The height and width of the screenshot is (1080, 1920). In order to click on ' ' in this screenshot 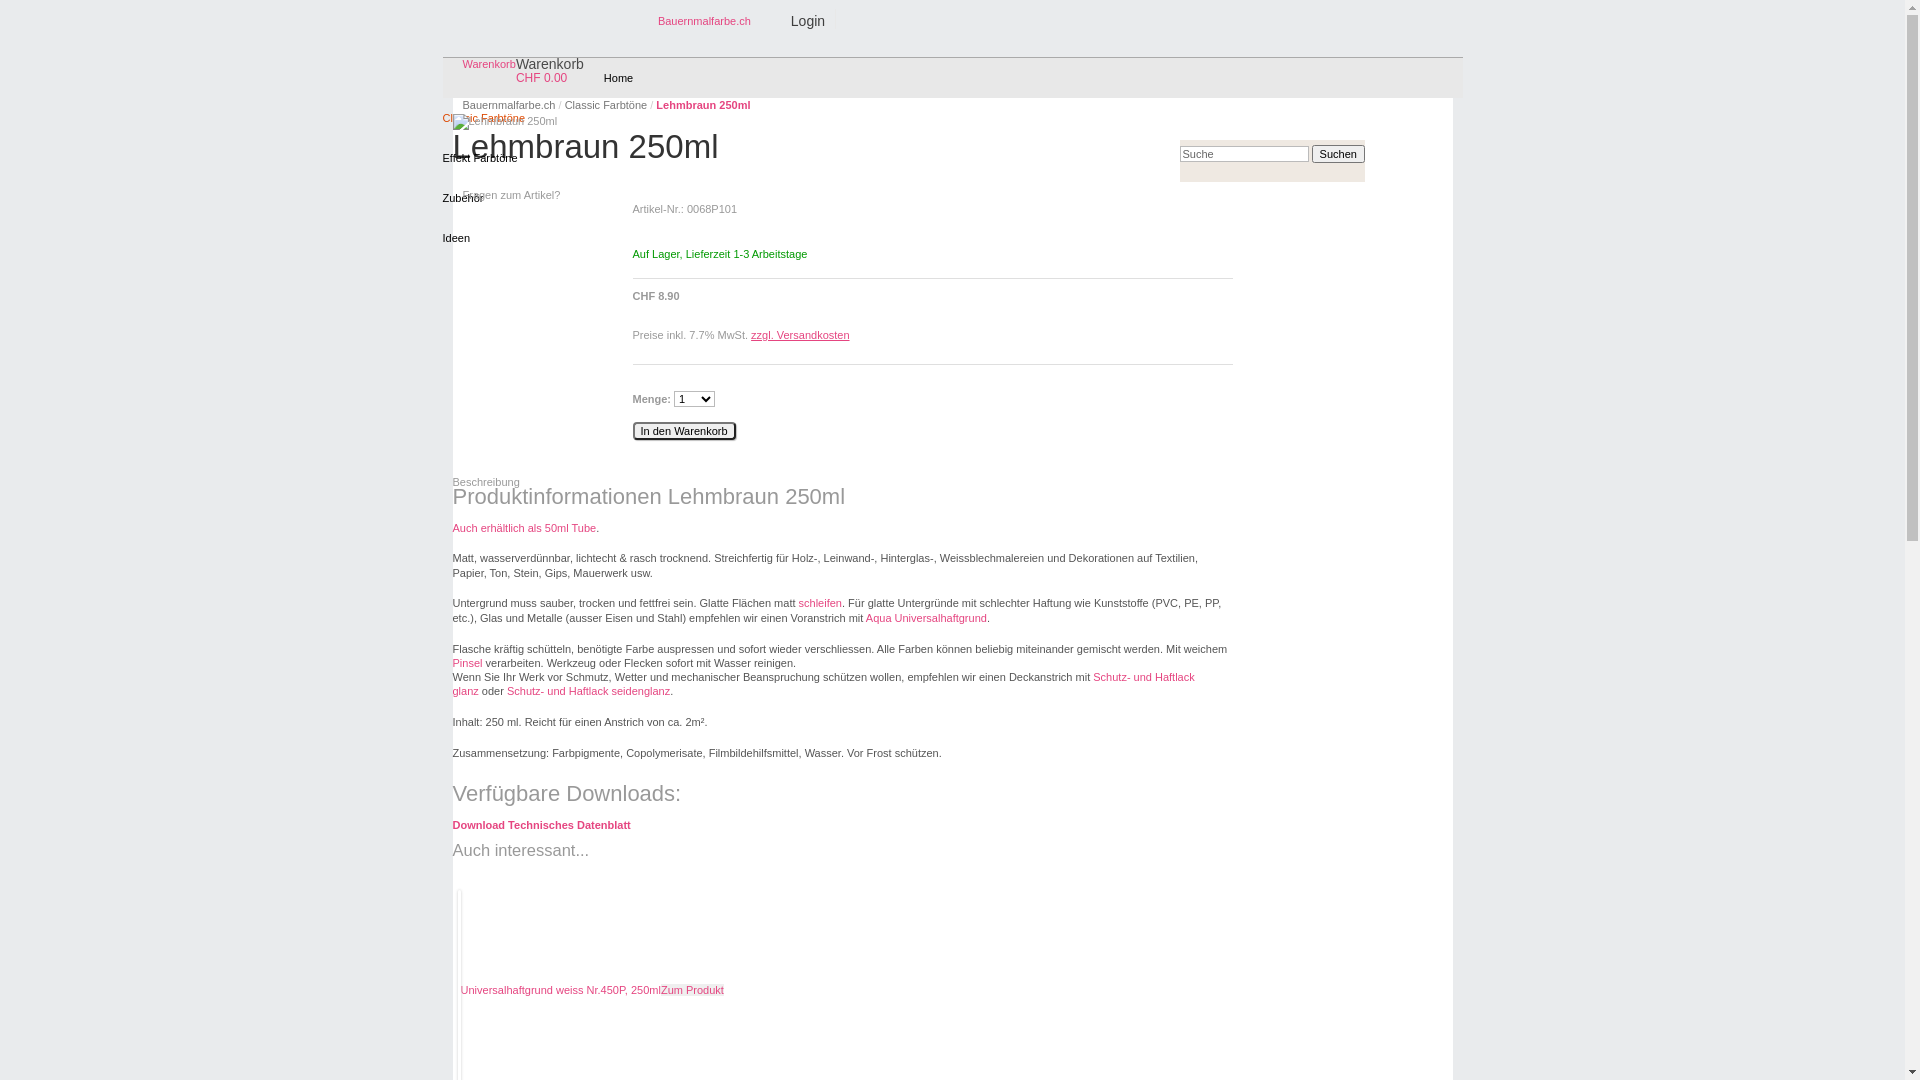, I will do `click(452, 467)`.